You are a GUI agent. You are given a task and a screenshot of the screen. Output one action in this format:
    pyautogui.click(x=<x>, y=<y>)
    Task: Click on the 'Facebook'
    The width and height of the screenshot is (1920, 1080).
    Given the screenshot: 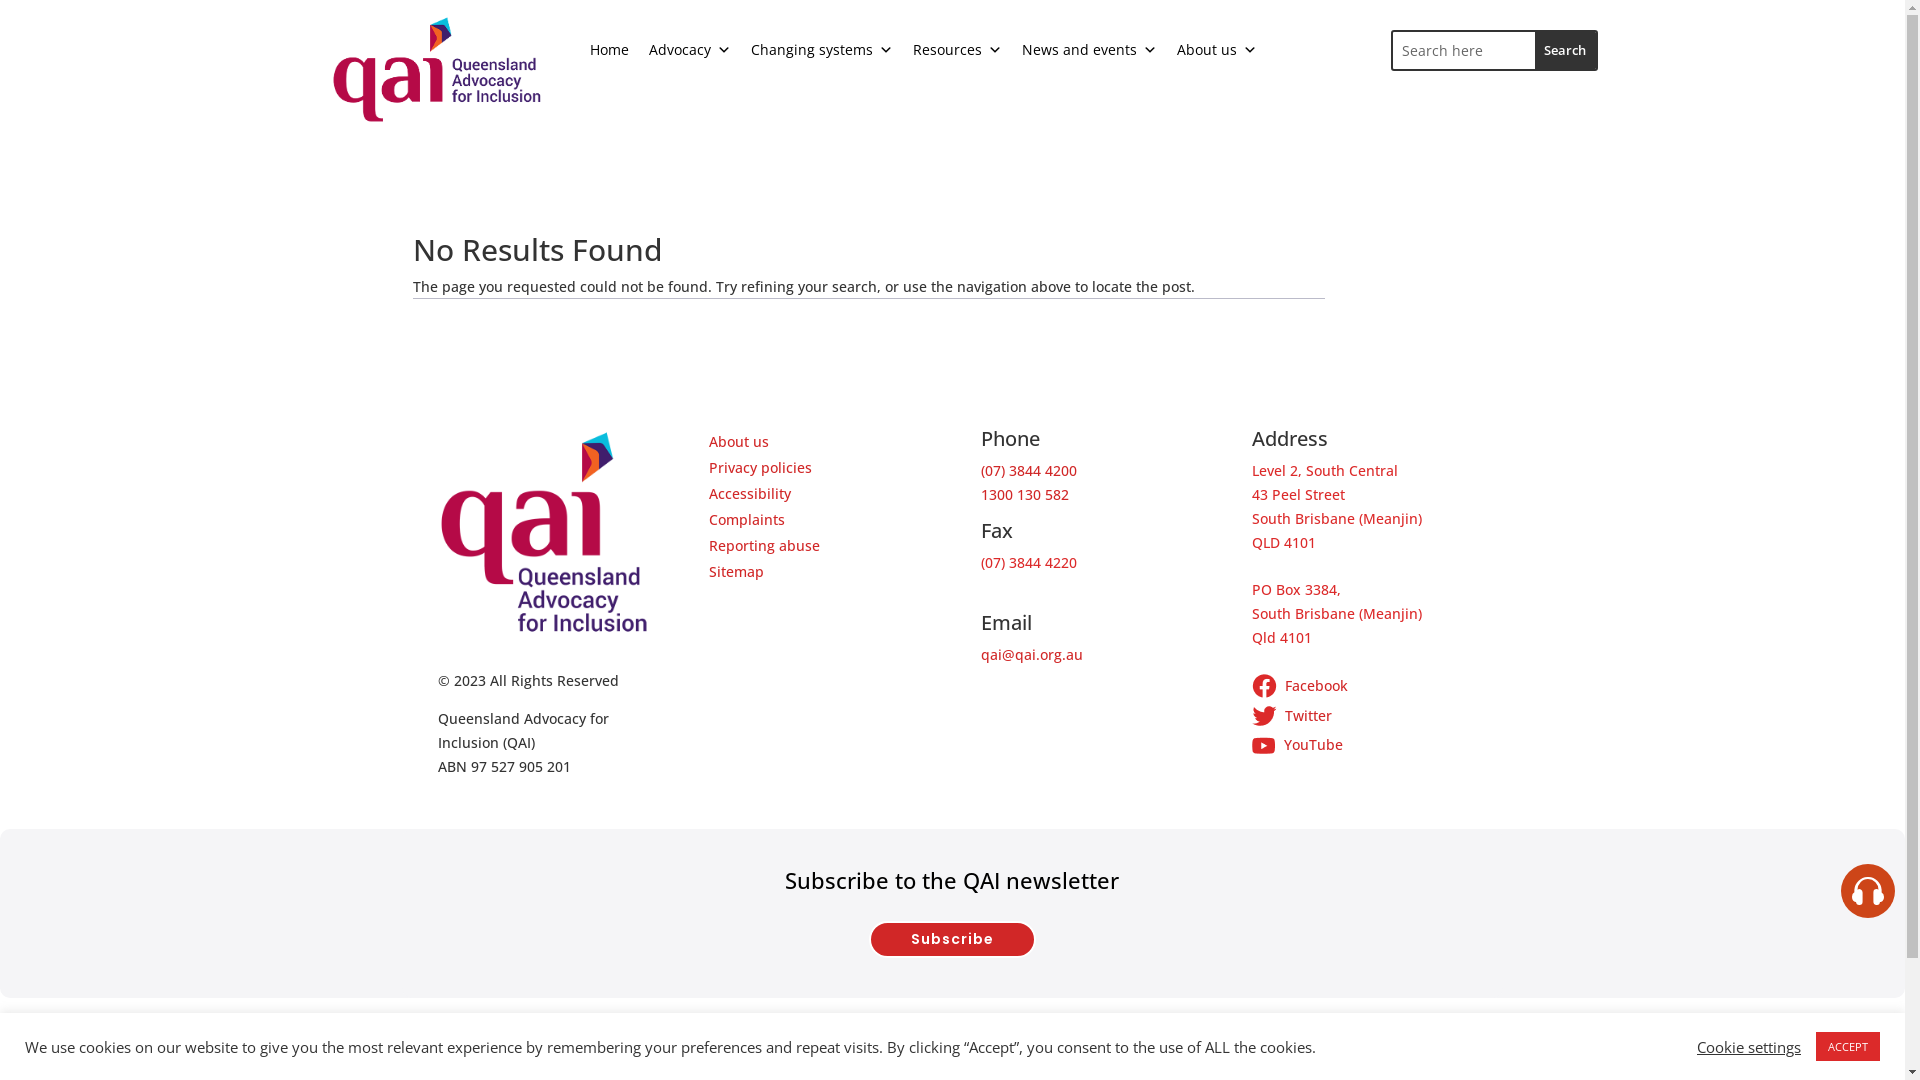 What is the action you would take?
    pyautogui.click(x=1359, y=688)
    